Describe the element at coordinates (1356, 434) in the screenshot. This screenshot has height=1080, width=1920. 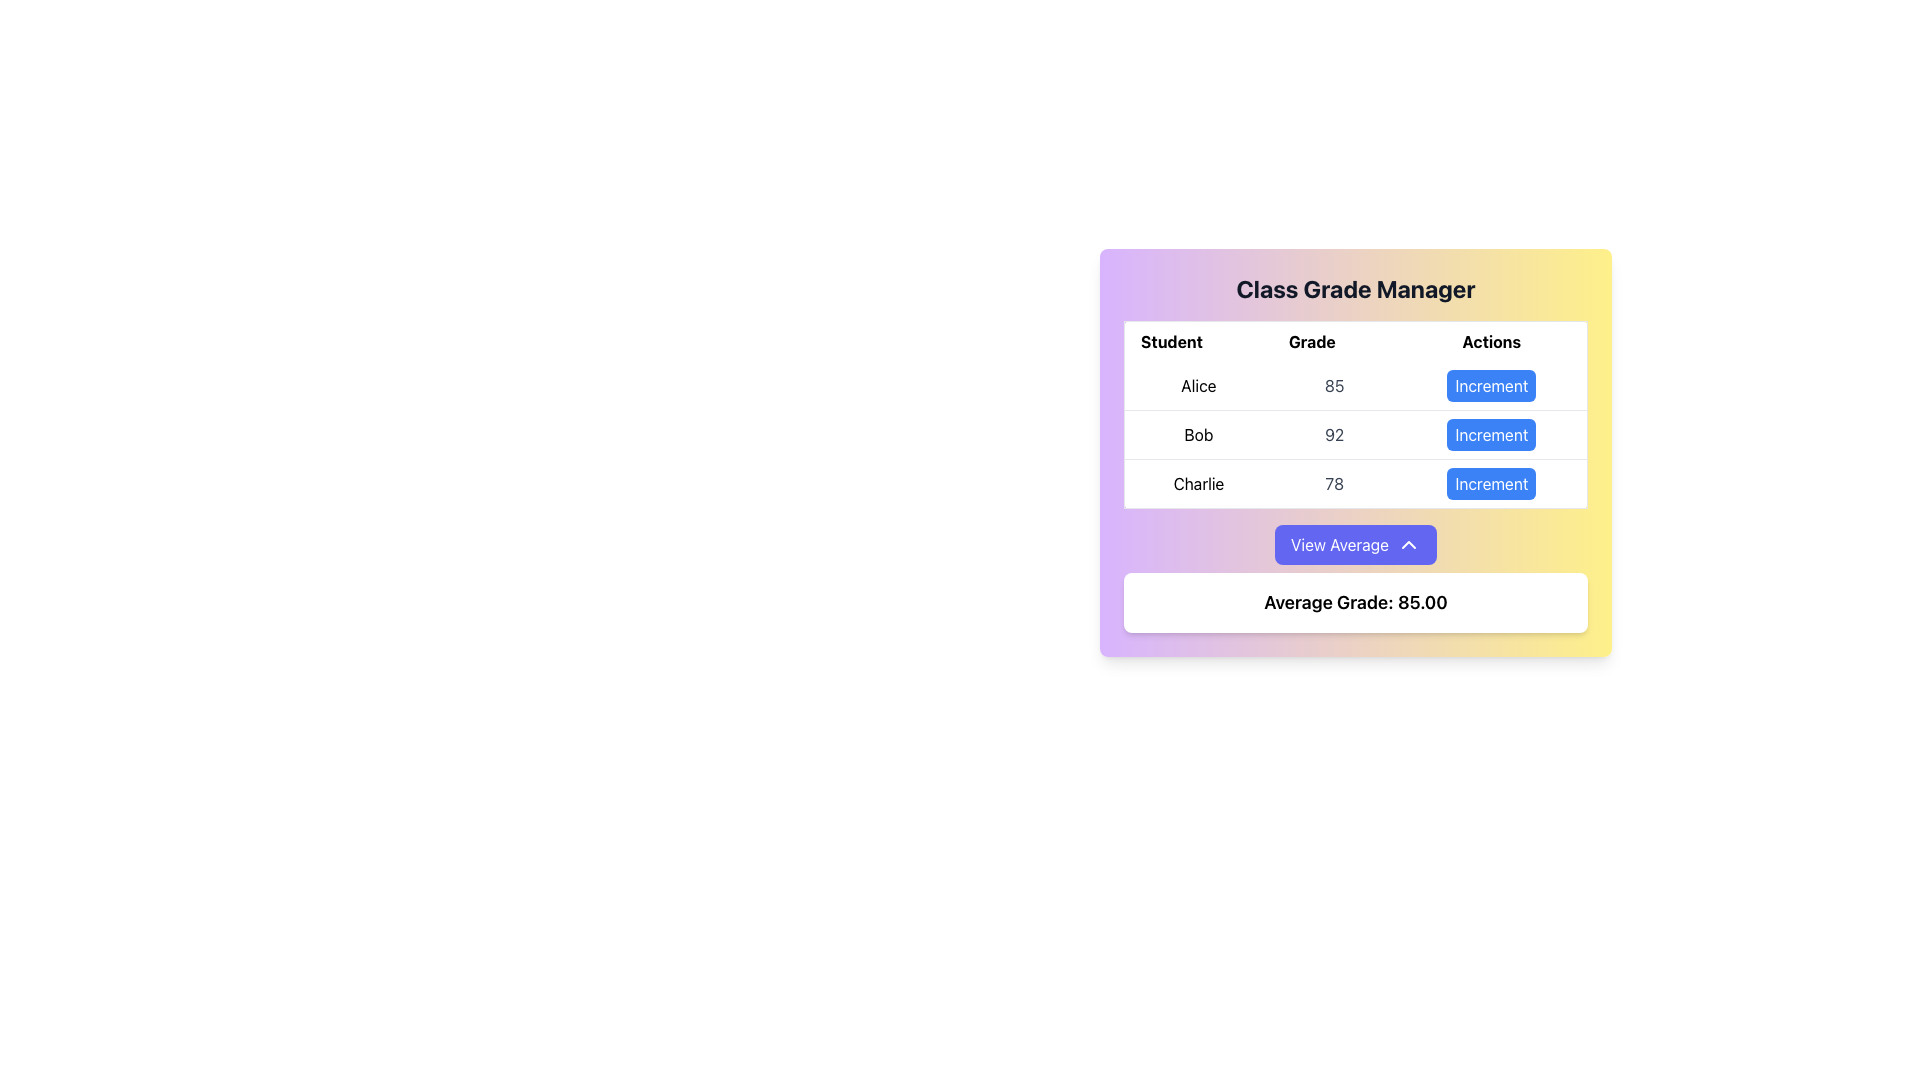
I see `the second row of the table that contains the name 'Bob', grade '92', and a blue button labeled 'Increment' for additional options` at that location.